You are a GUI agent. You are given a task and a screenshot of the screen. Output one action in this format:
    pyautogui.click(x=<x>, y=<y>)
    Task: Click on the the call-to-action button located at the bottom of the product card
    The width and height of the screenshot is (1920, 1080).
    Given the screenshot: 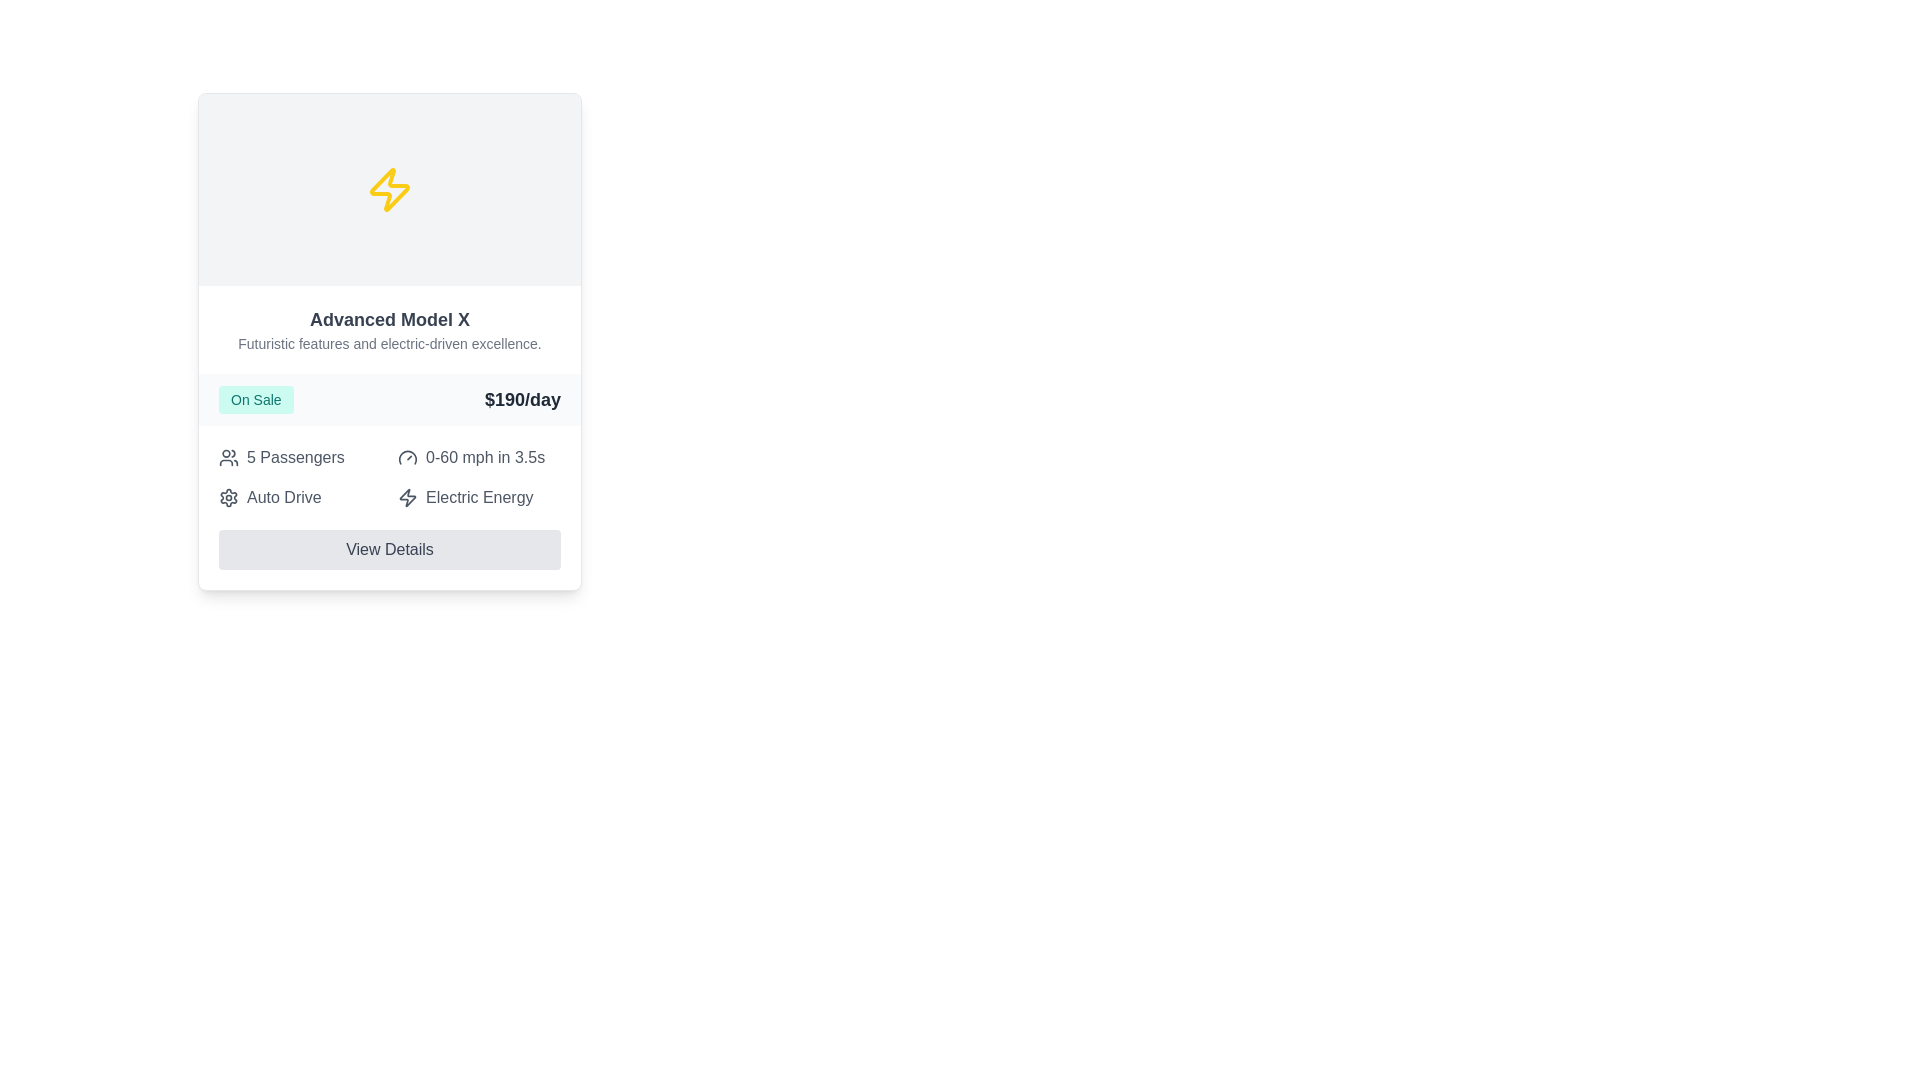 What is the action you would take?
    pyautogui.click(x=389, y=550)
    